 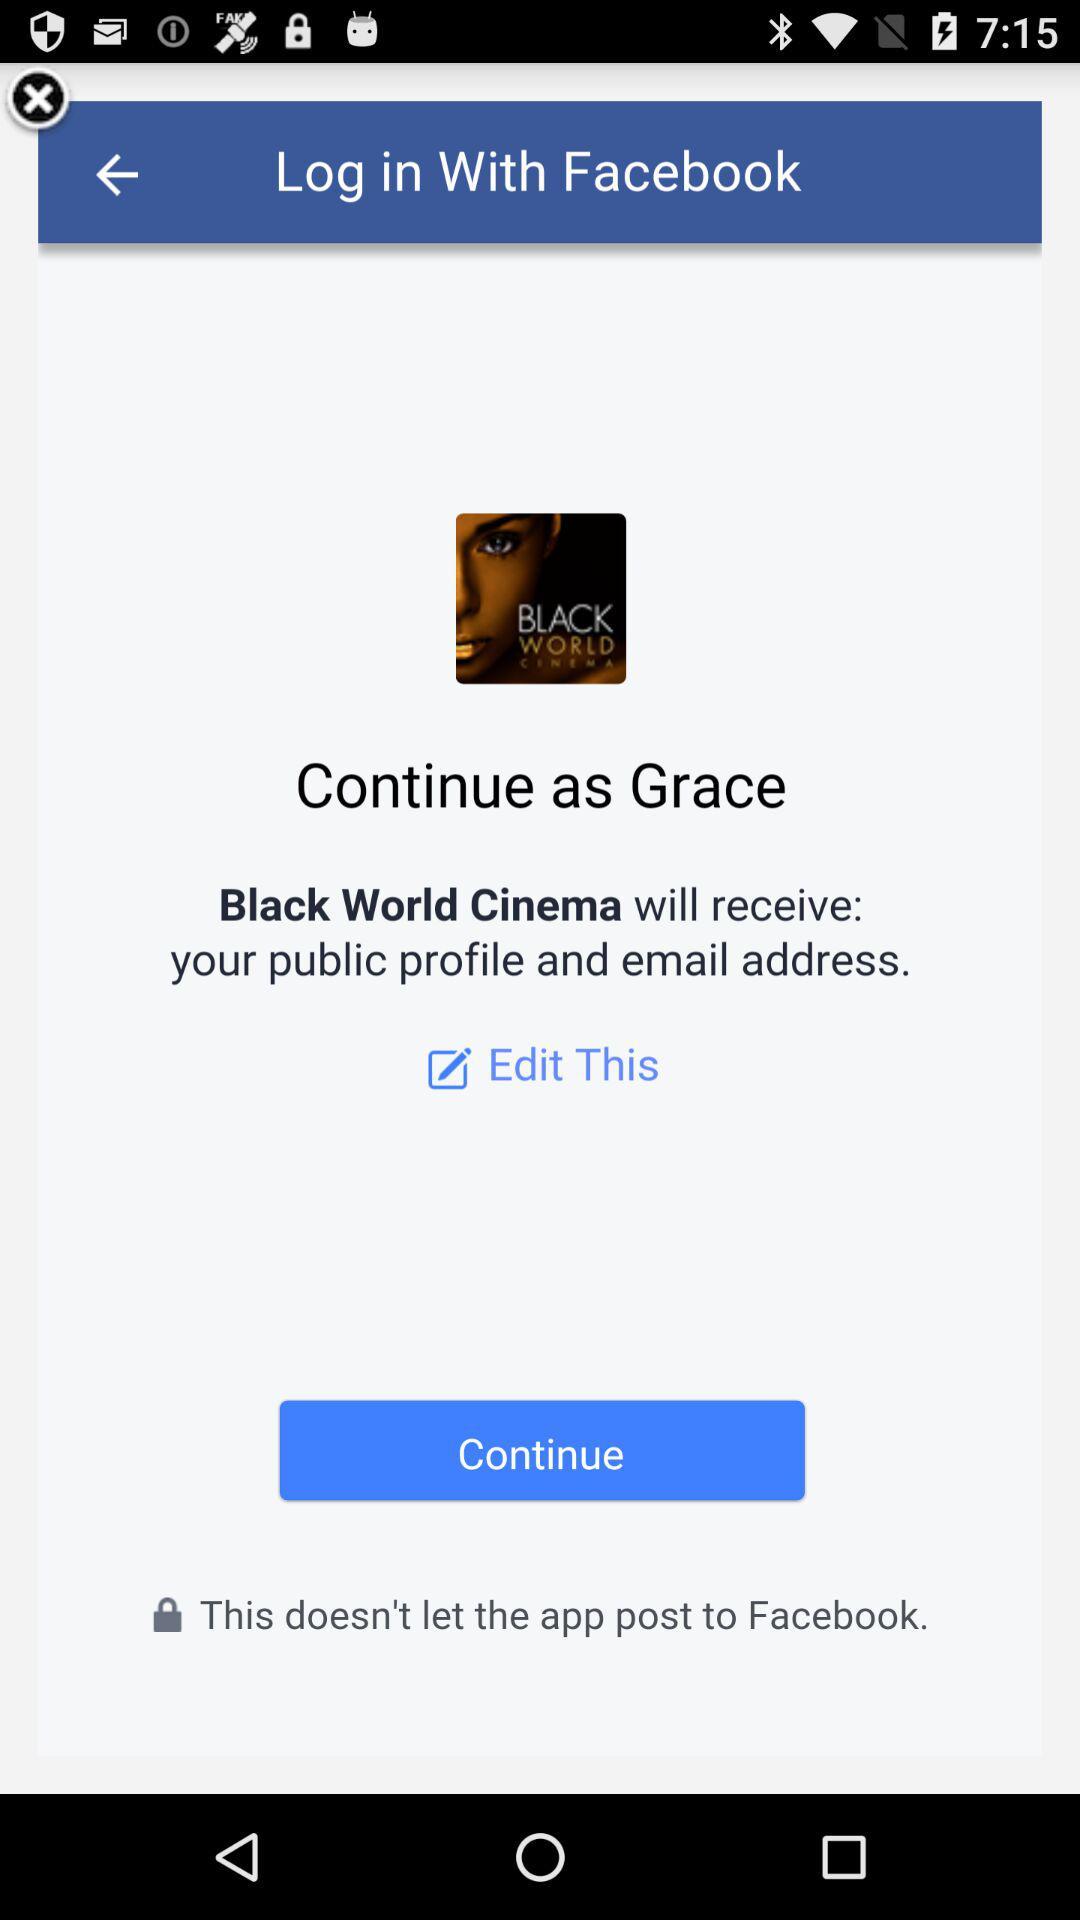 What do you see at coordinates (540, 927) in the screenshot?
I see `continue` at bounding box center [540, 927].